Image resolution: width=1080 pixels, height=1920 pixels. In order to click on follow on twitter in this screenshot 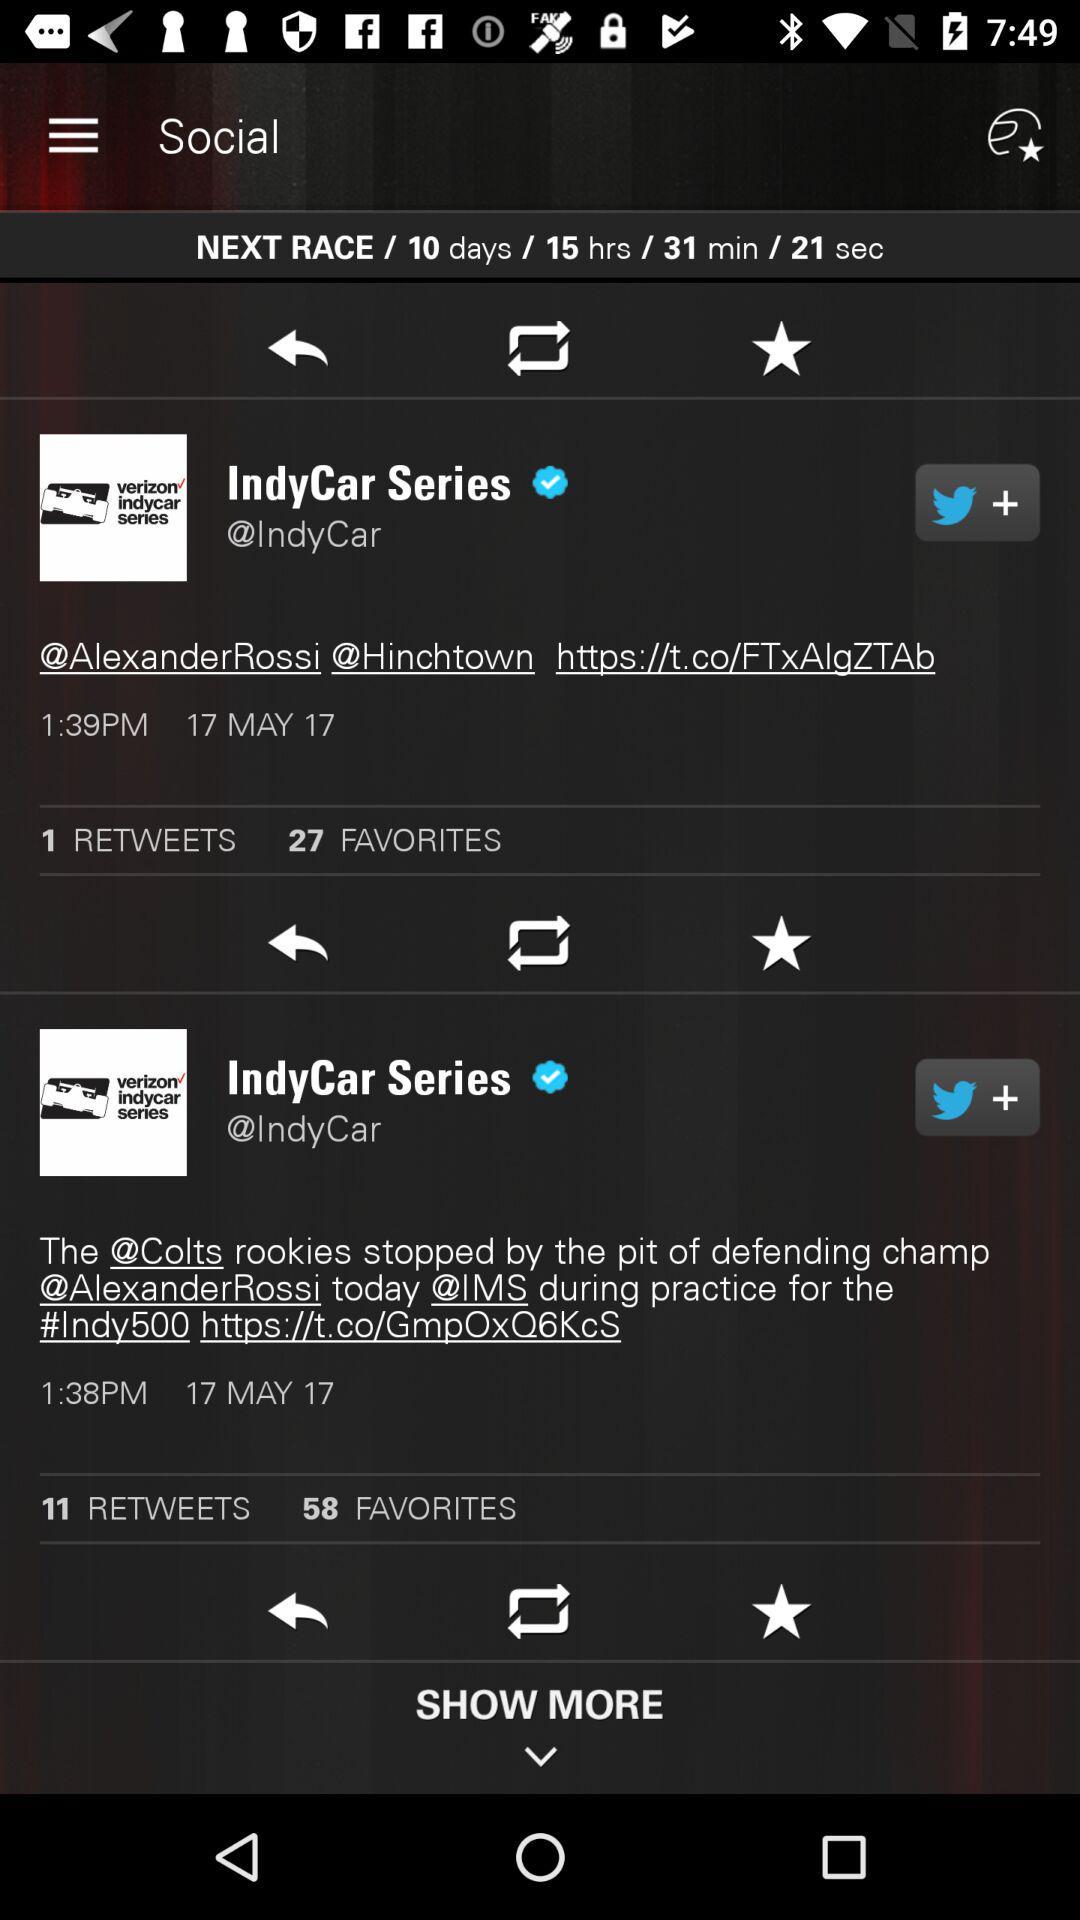, I will do `click(976, 1096)`.